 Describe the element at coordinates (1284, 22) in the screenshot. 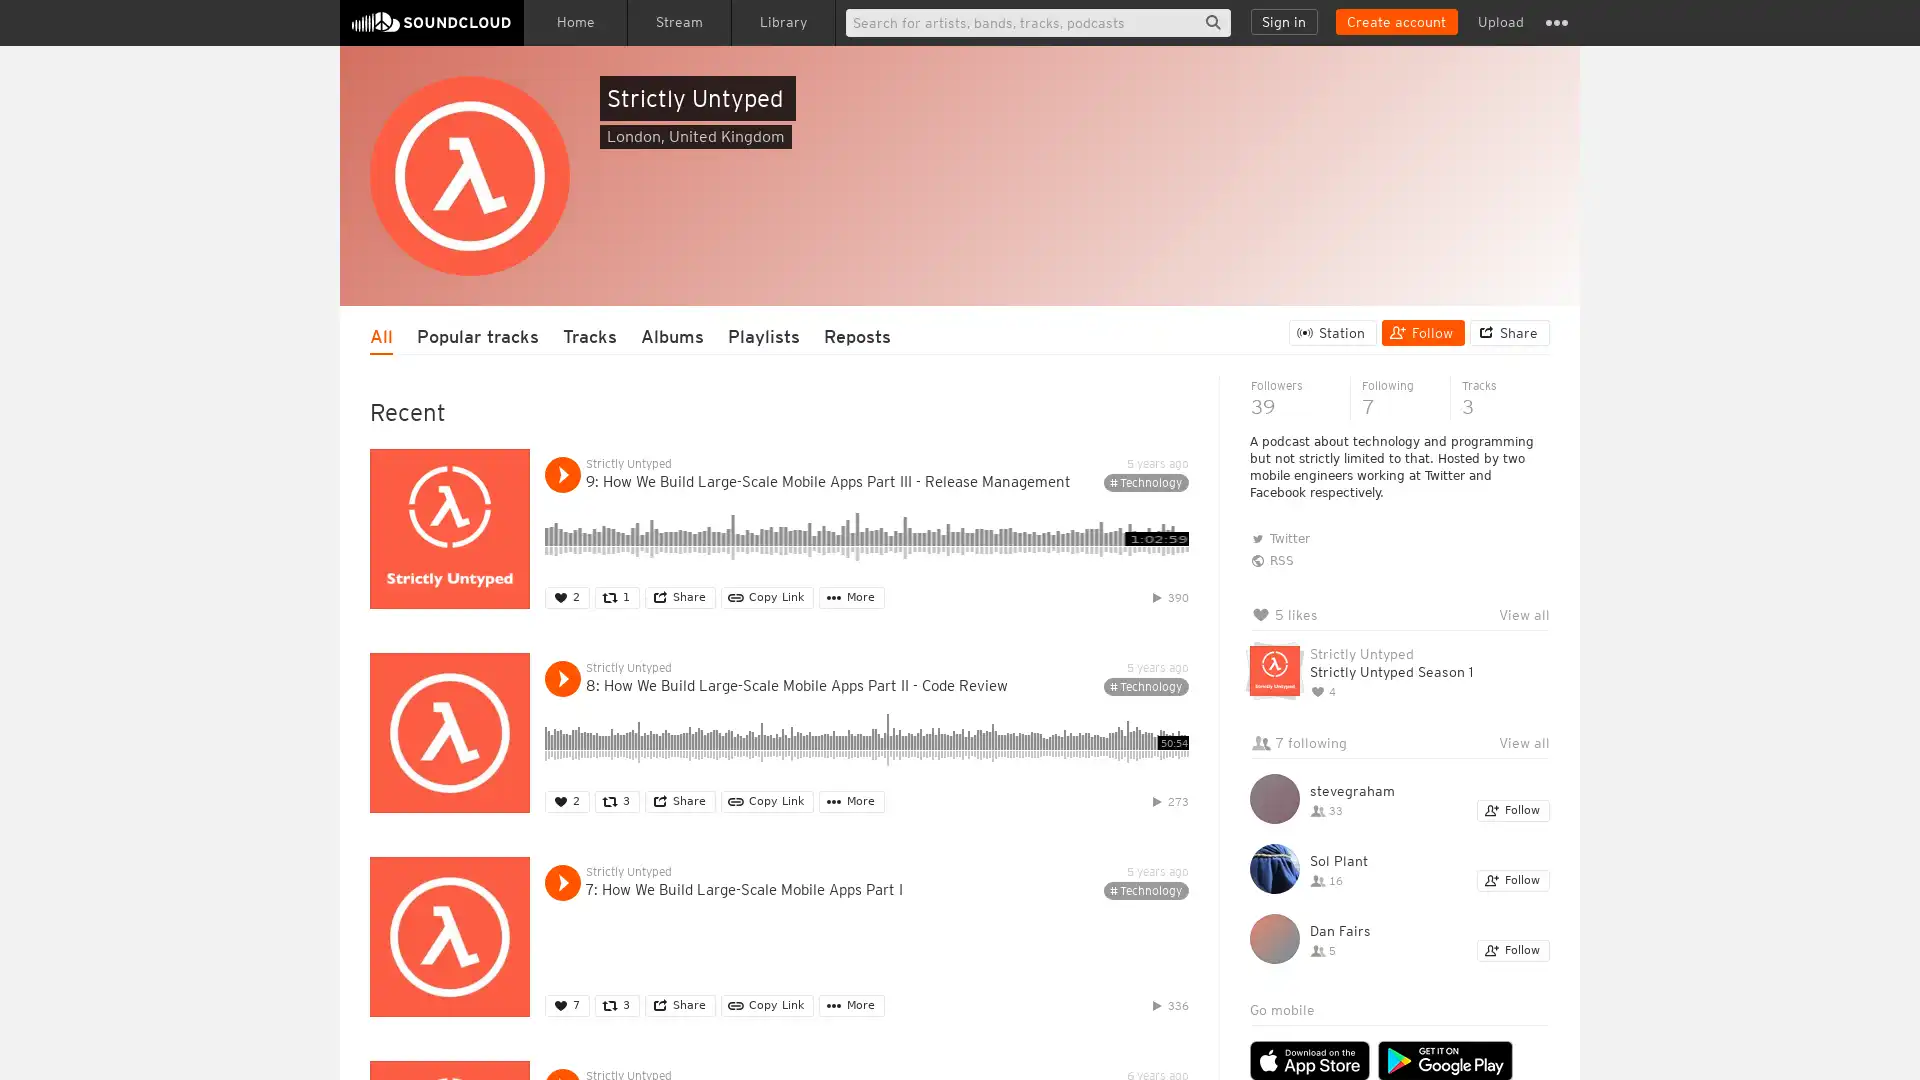

I see `Sign in` at that location.